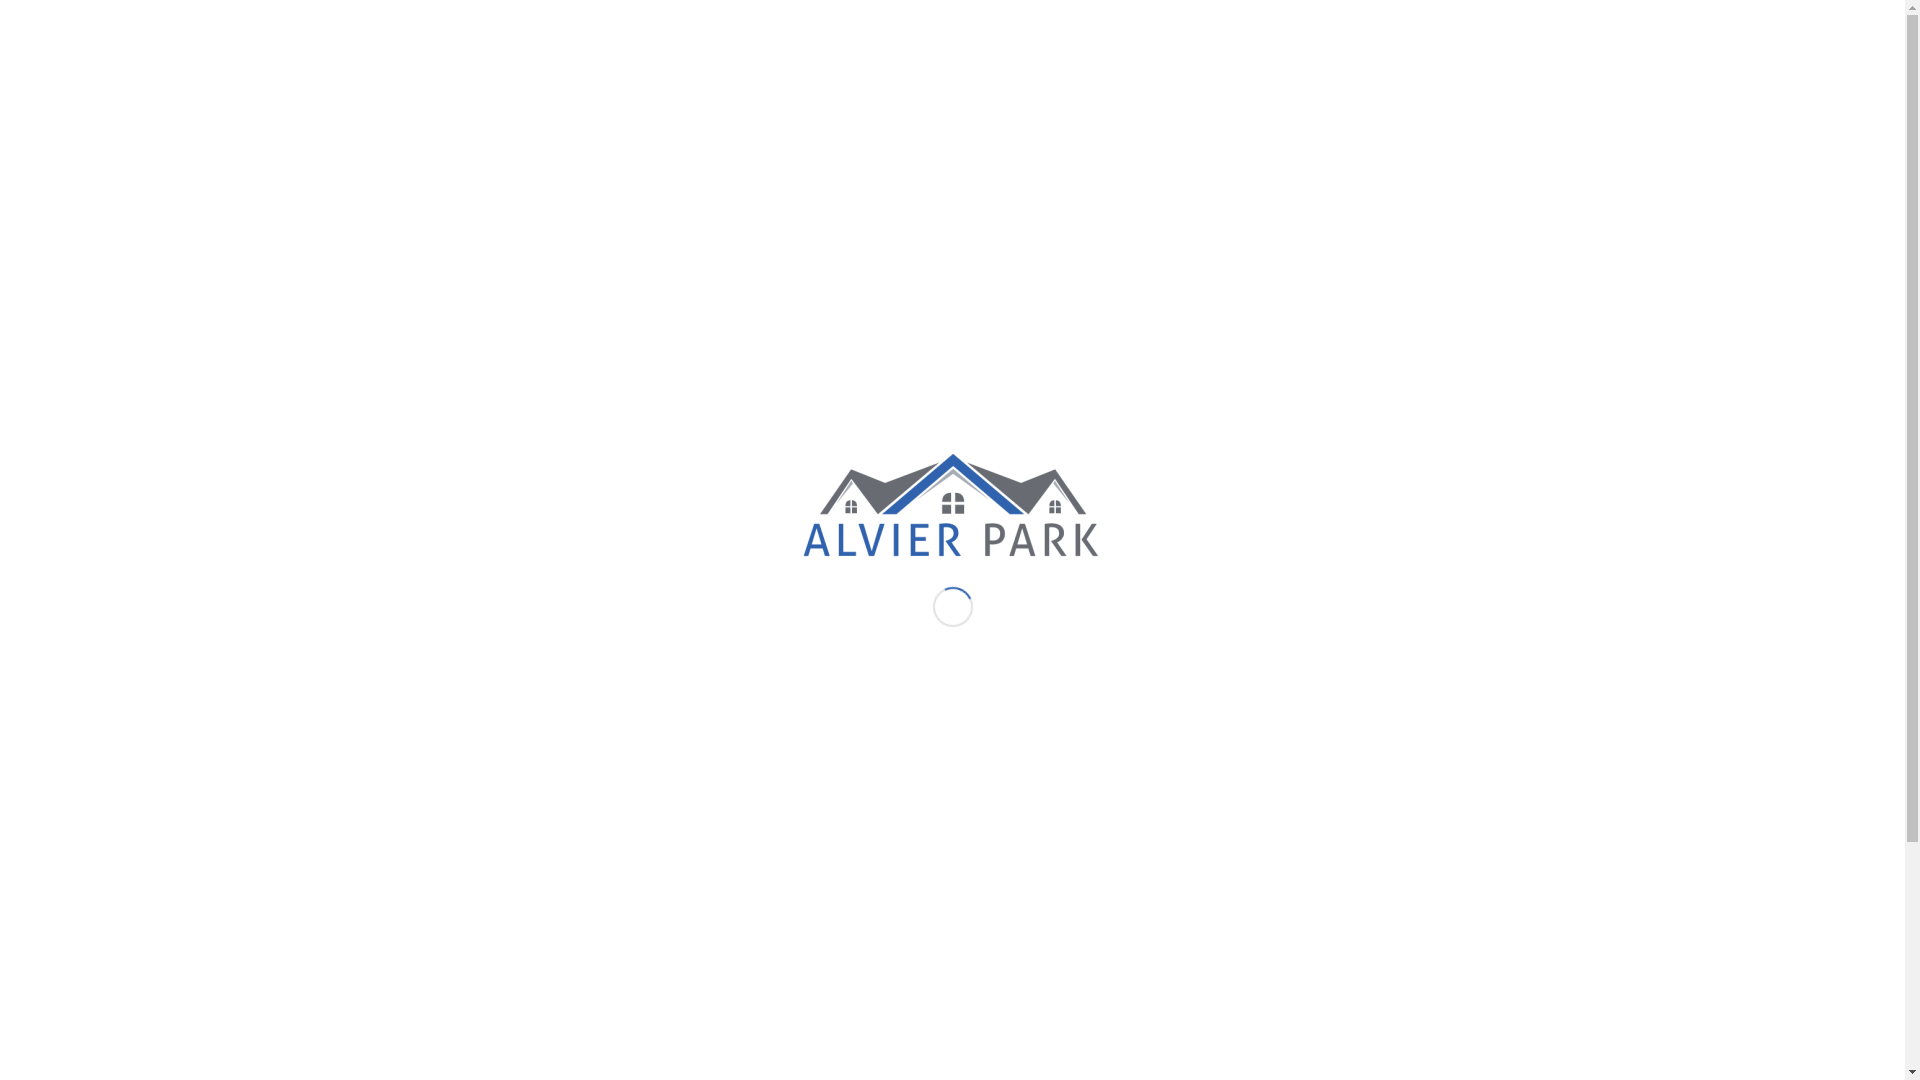 This screenshot has height=1080, width=1920. What do you see at coordinates (1275, 73) in the screenshot?
I see `'Impressionen'` at bounding box center [1275, 73].